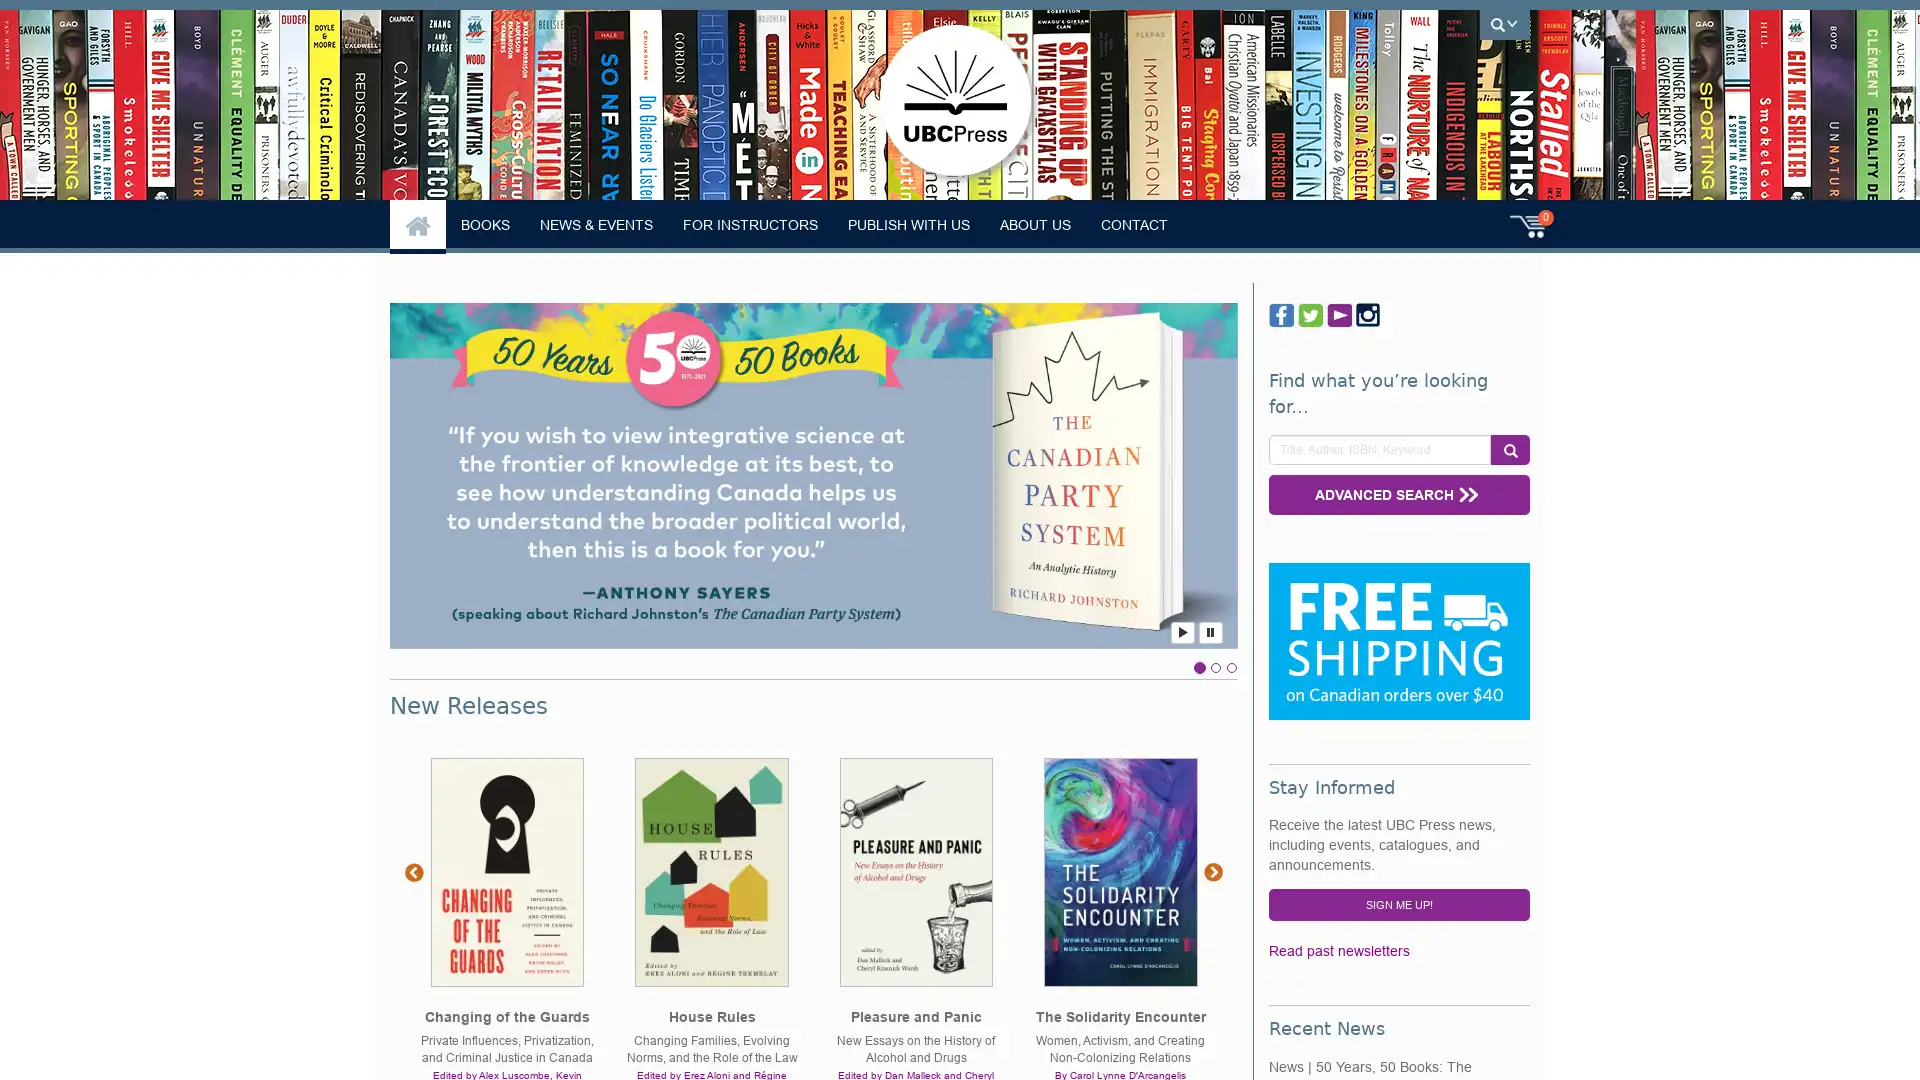  I want to click on PUBLISH WITH US, so click(907, 224).